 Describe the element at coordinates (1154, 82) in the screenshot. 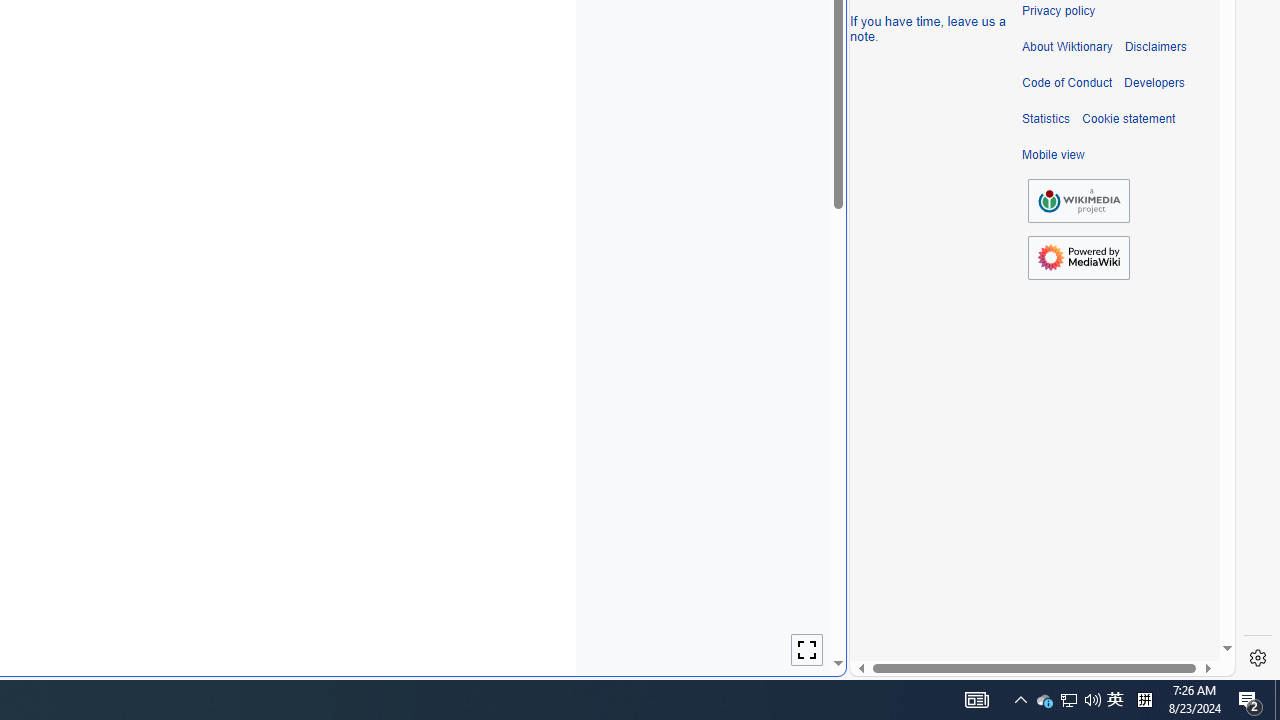

I see `'Developers'` at that location.